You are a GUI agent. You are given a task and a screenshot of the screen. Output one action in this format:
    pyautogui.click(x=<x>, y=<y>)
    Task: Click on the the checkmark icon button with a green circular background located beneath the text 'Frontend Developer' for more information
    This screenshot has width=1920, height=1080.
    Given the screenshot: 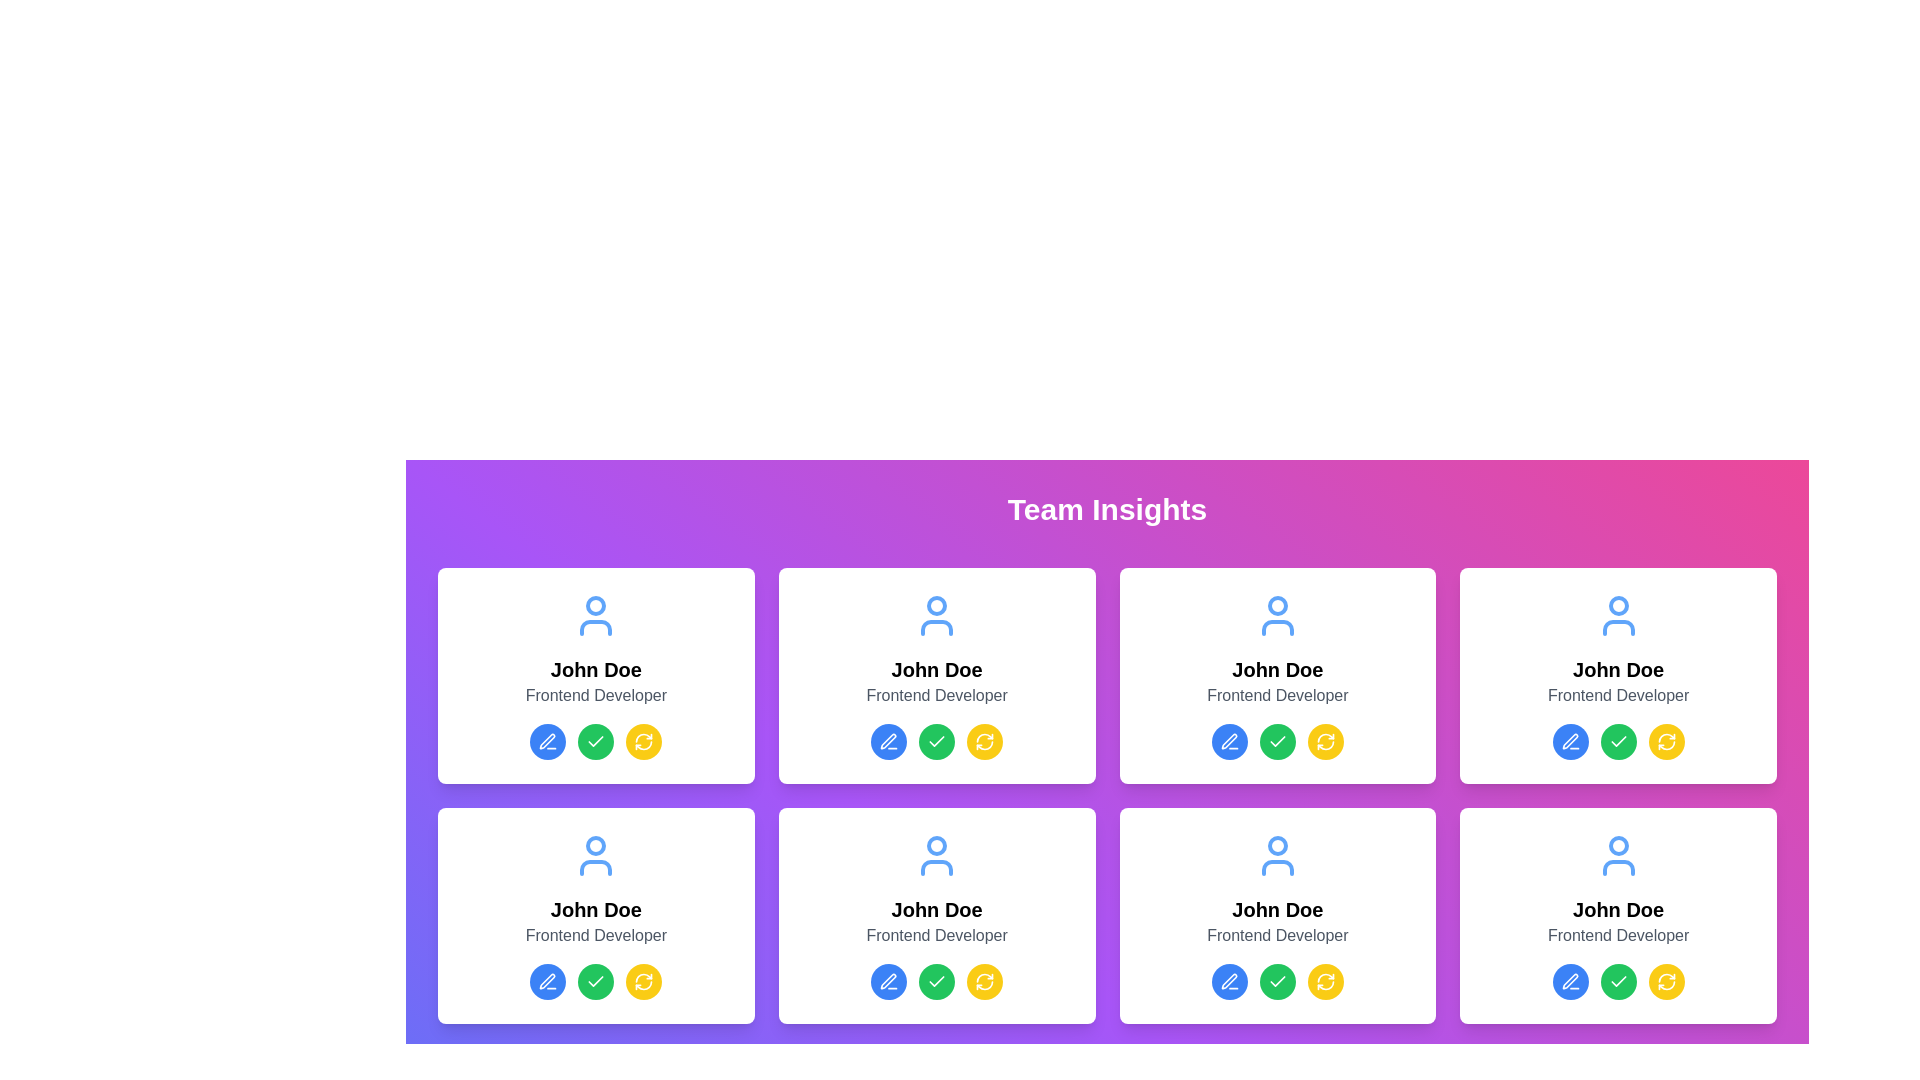 What is the action you would take?
    pyautogui.click(x=1618, y=981)
    